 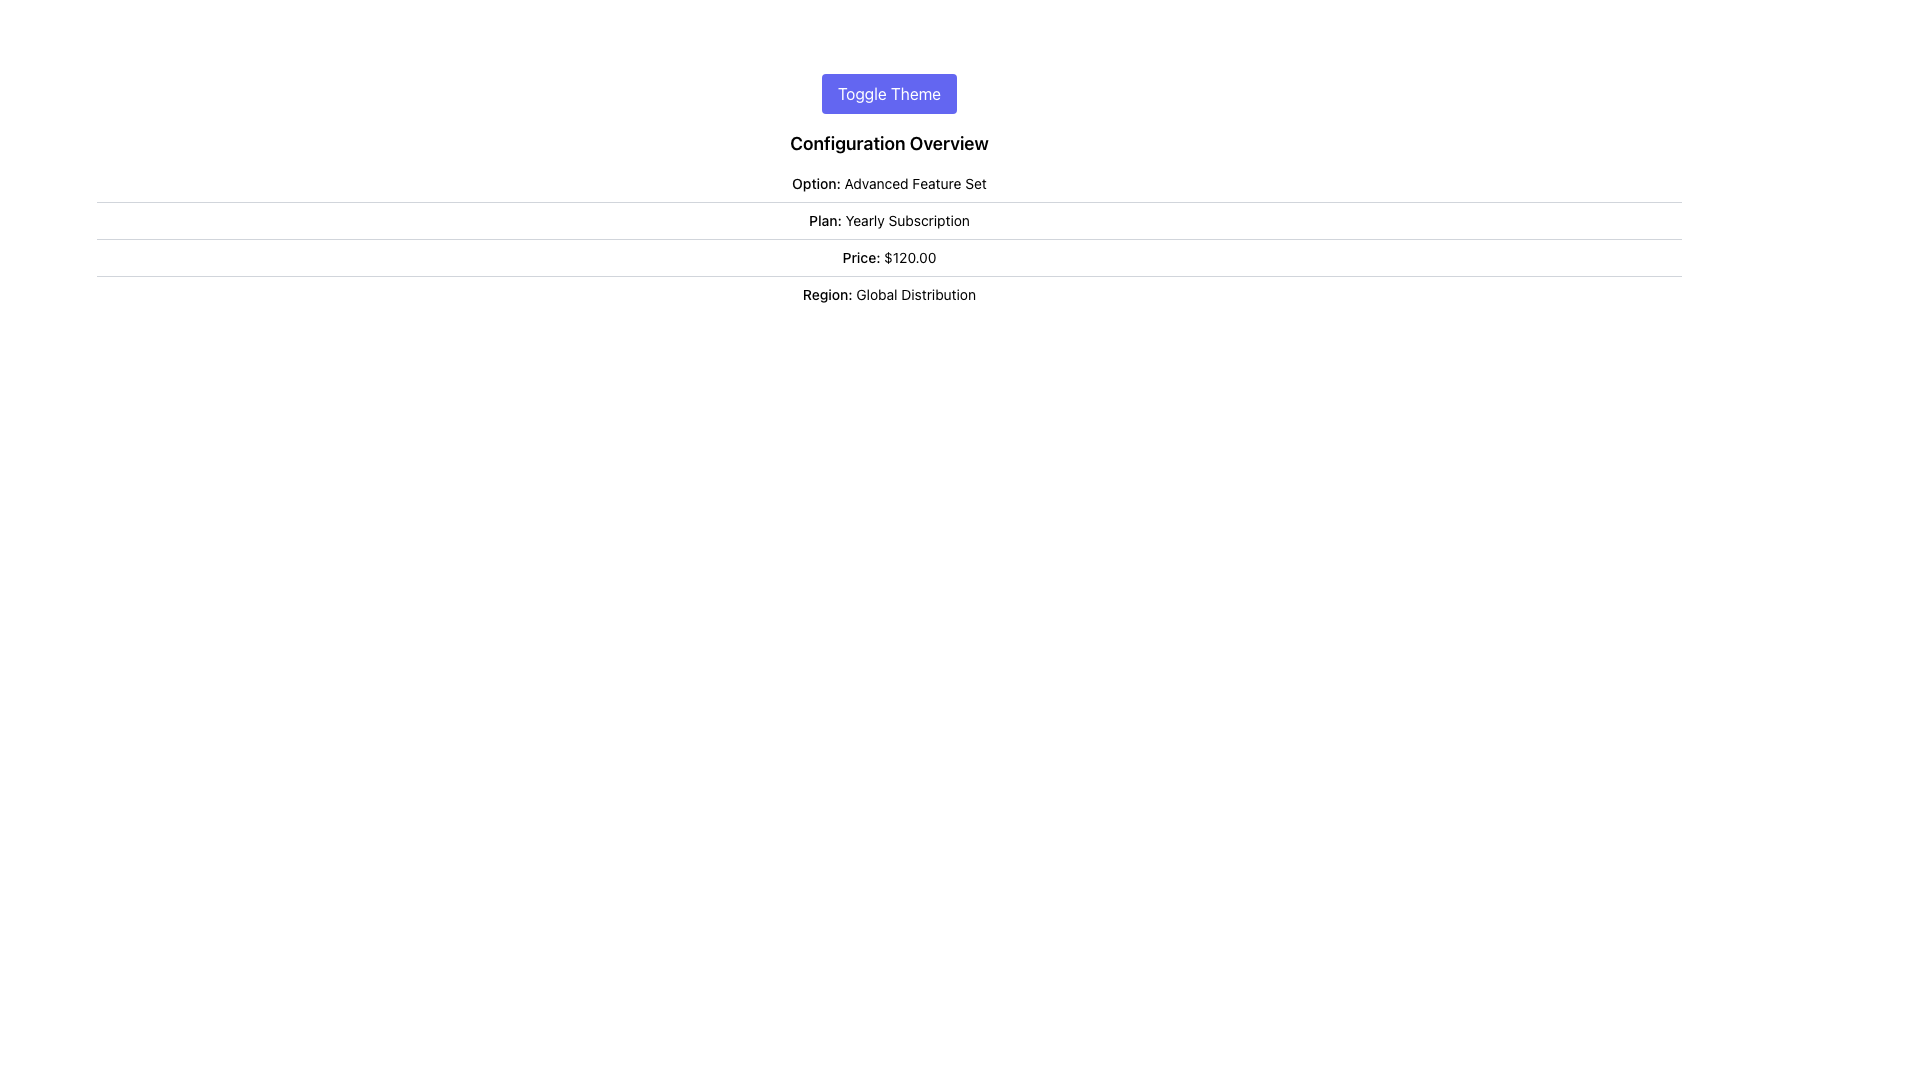 I want to click on the Text label displaying the price '$120.00' that follows the prefix 'Price:' in the 'Configuration Overview' section, so click(x=909, y=256).